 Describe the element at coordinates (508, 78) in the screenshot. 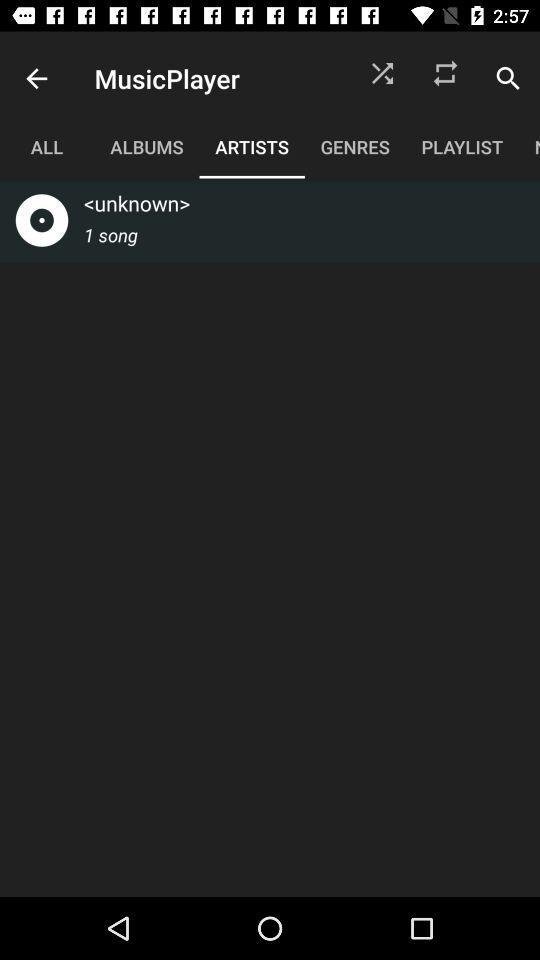

I see `icon above the playlist` at that location.